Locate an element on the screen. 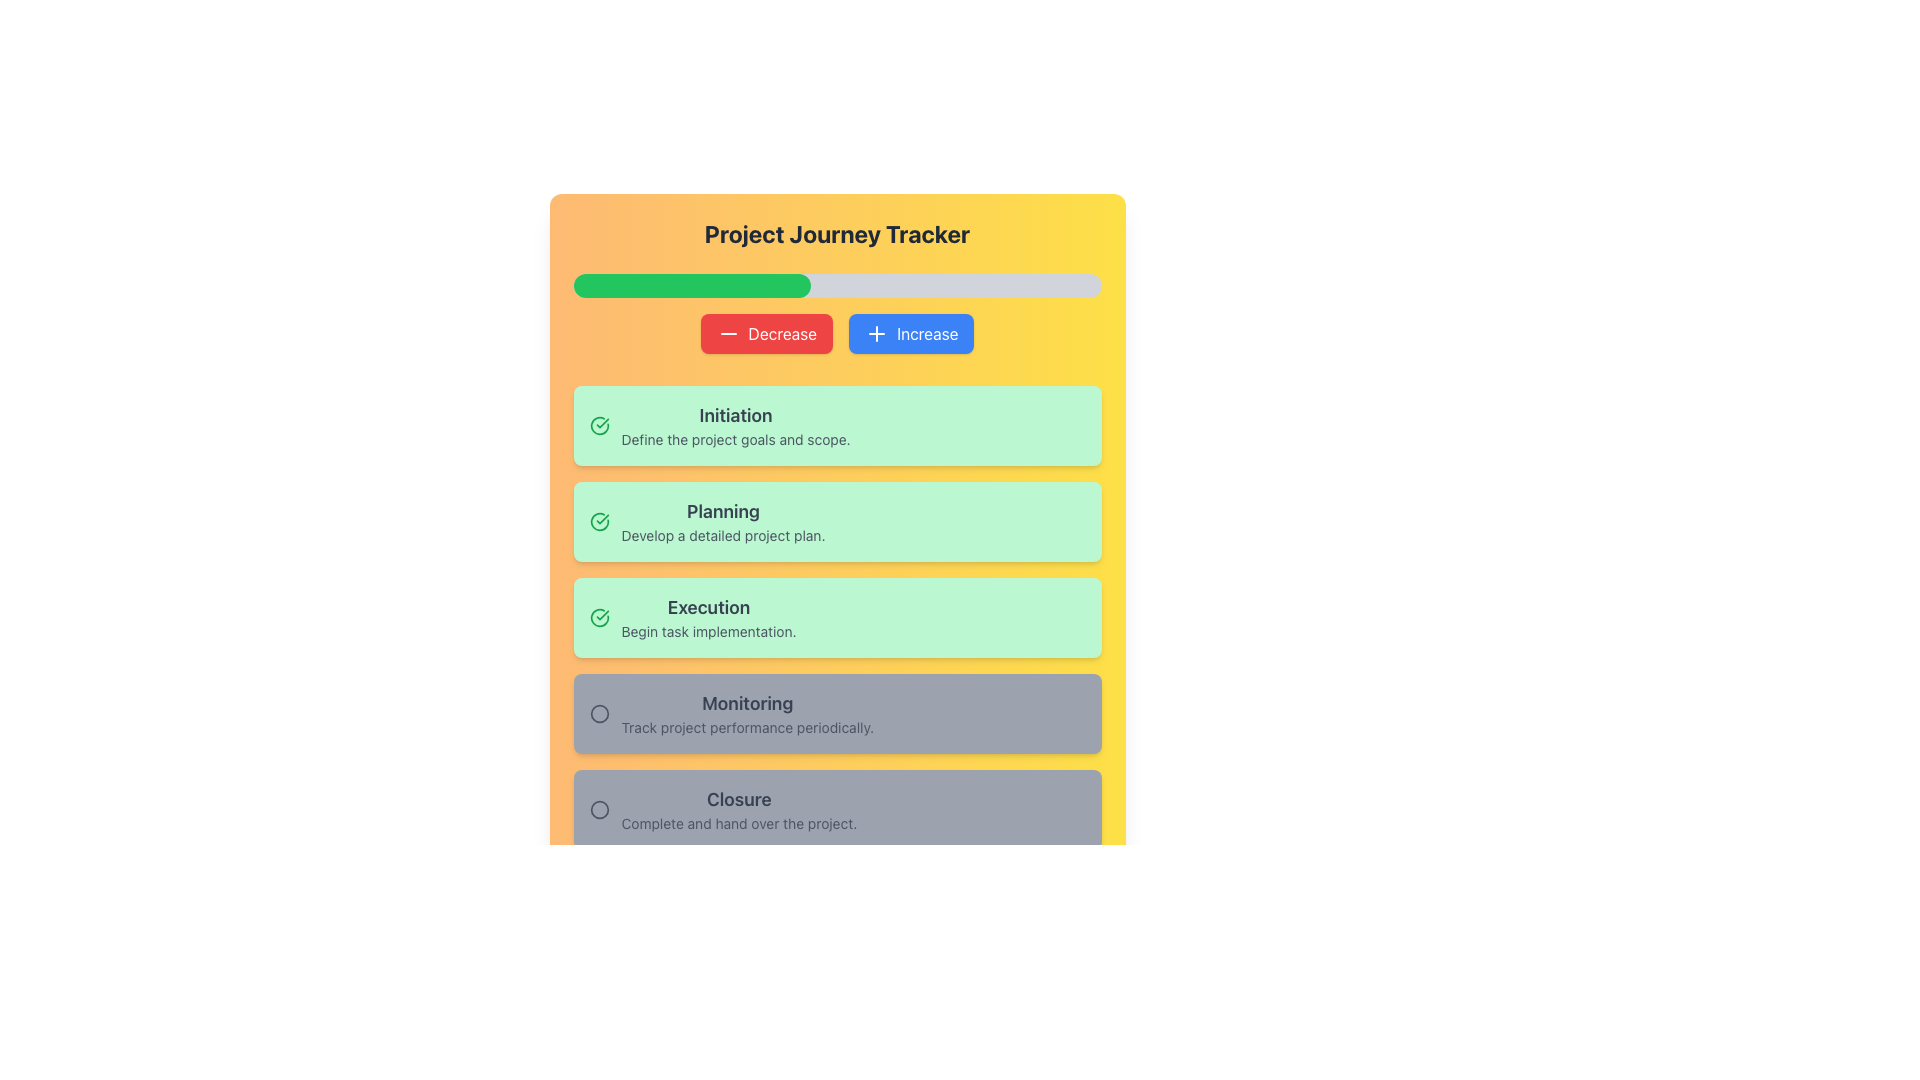 The image size is (1920, 1080). the completion status icon for the 'Planning' phase in the project tracker, which is the second item in the list of project phases is located at coordinates (598, 520).